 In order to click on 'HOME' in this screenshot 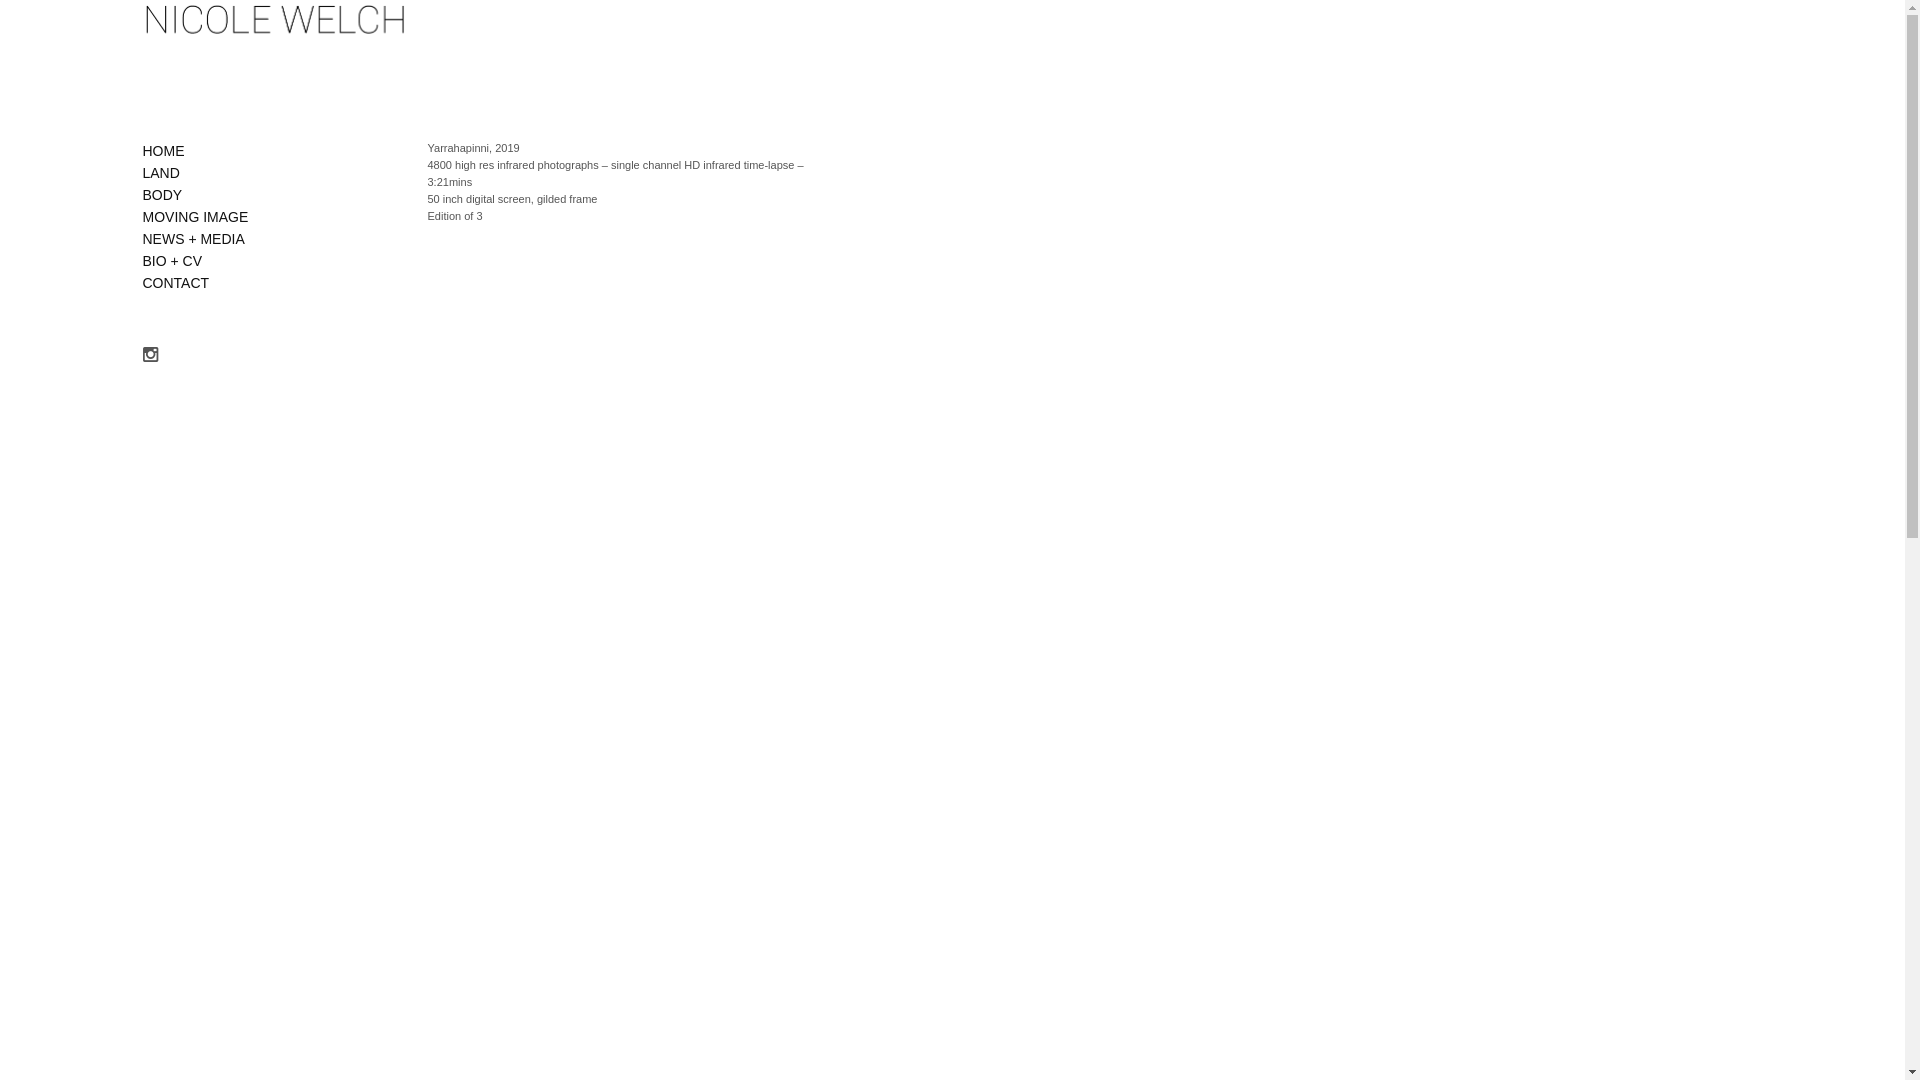, I will do `click(141, 149)`.